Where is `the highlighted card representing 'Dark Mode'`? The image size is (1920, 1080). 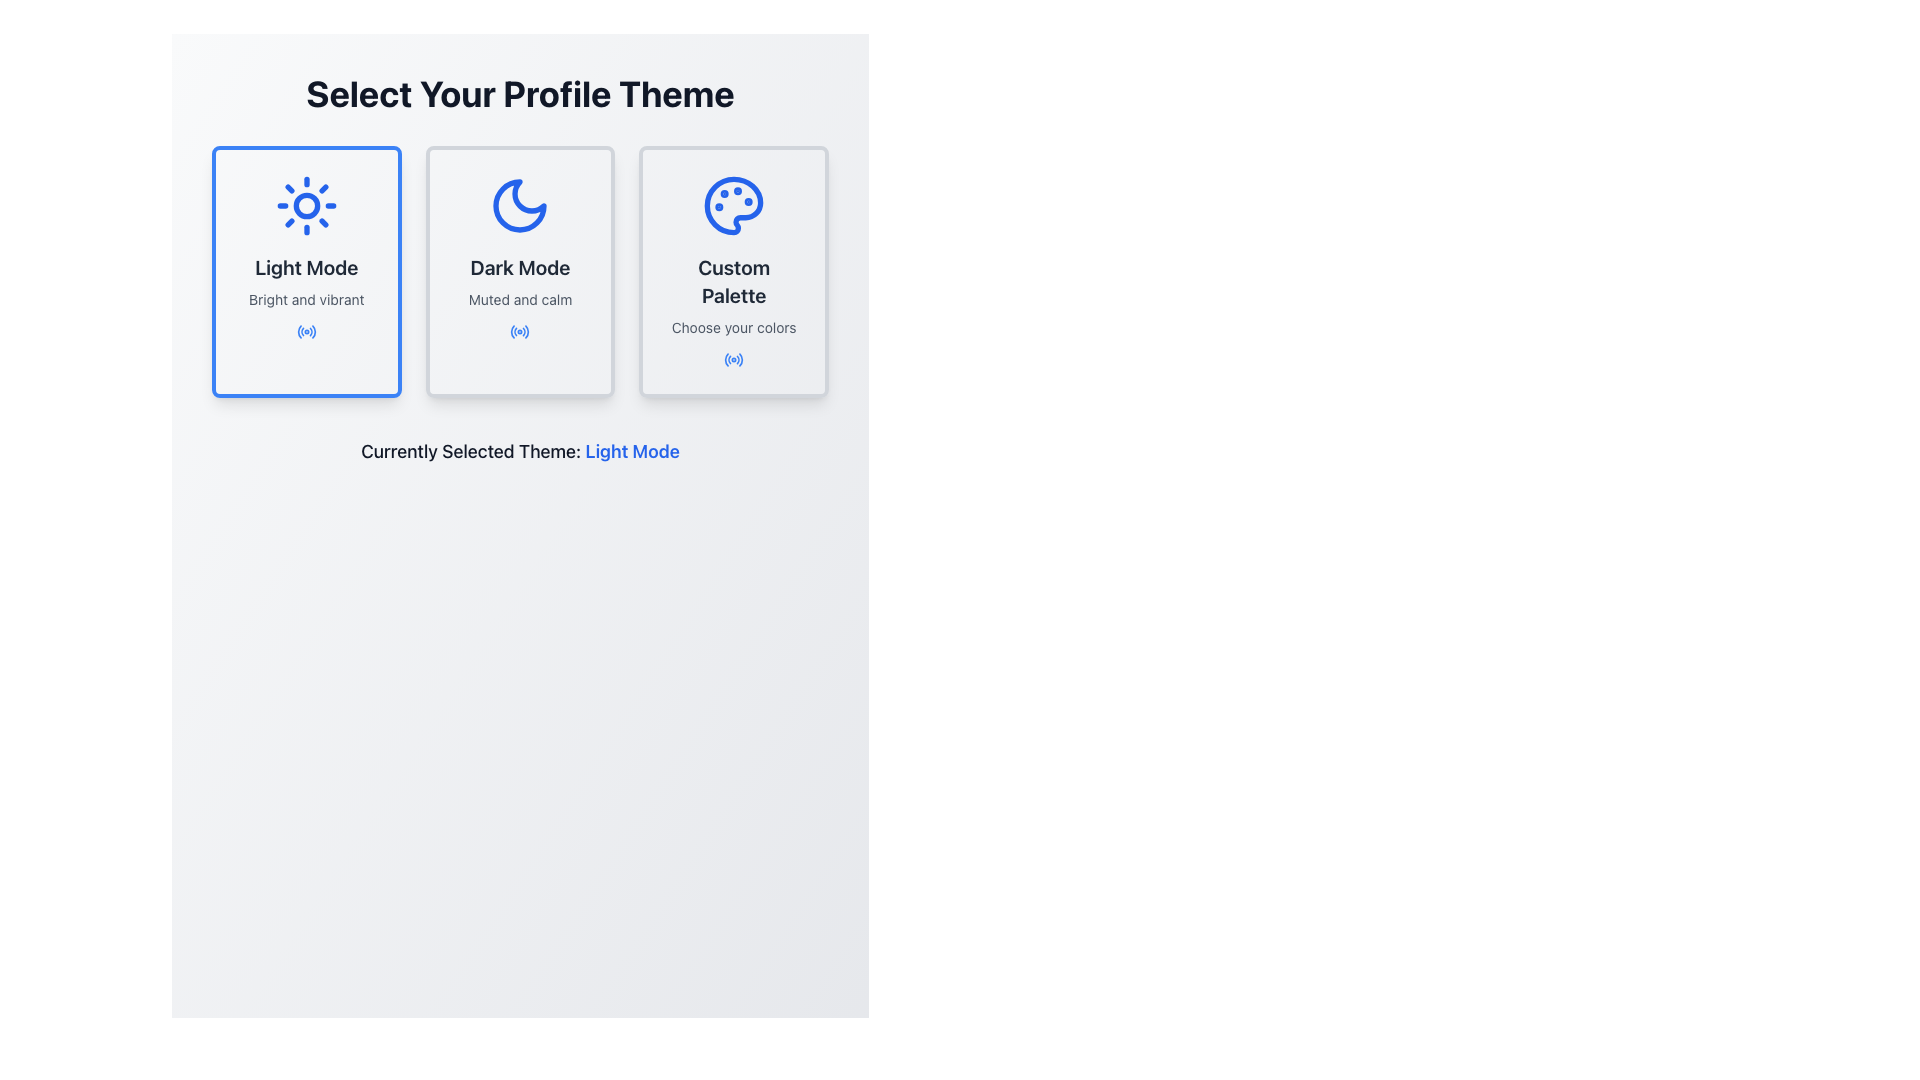
the highlighted card representing 'Dark Mode' is located at coordinates (520, 272).